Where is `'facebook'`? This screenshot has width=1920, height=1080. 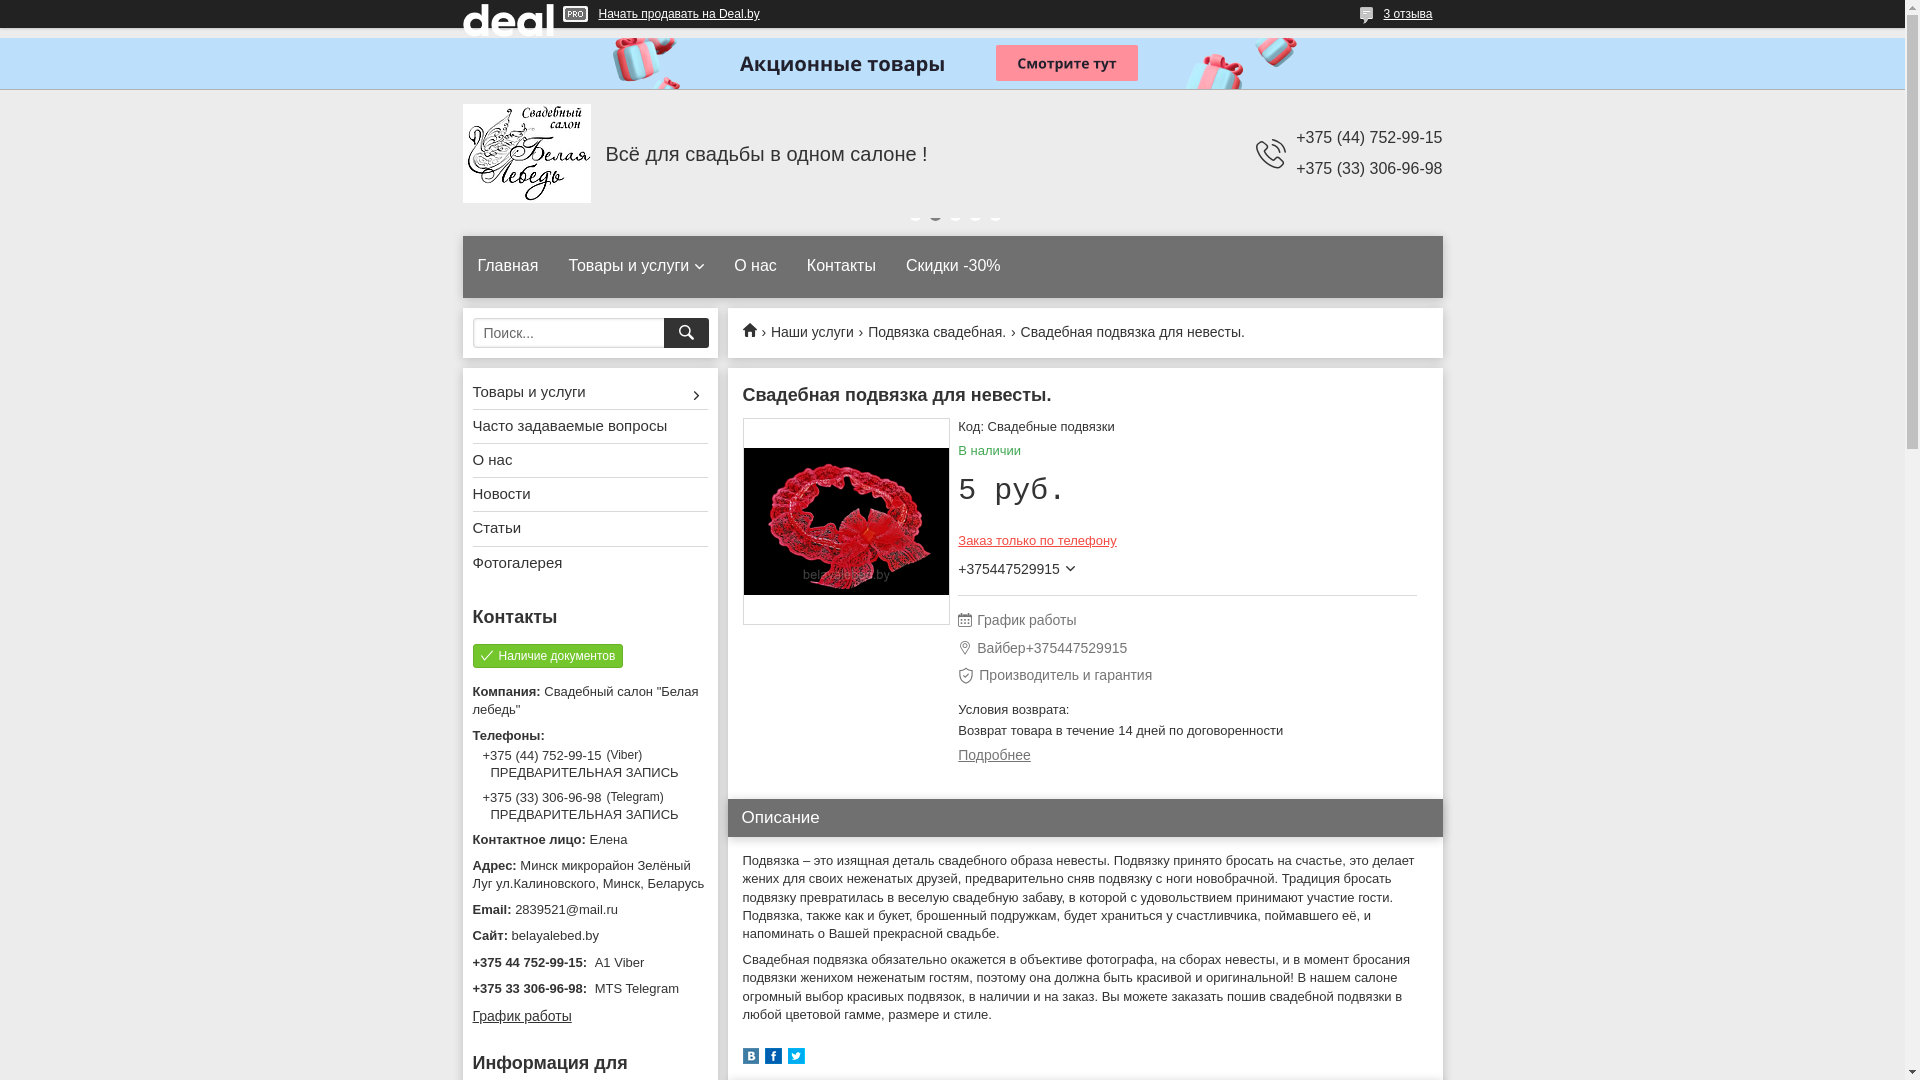
'facebook' is located at coordinates (771, 1058).